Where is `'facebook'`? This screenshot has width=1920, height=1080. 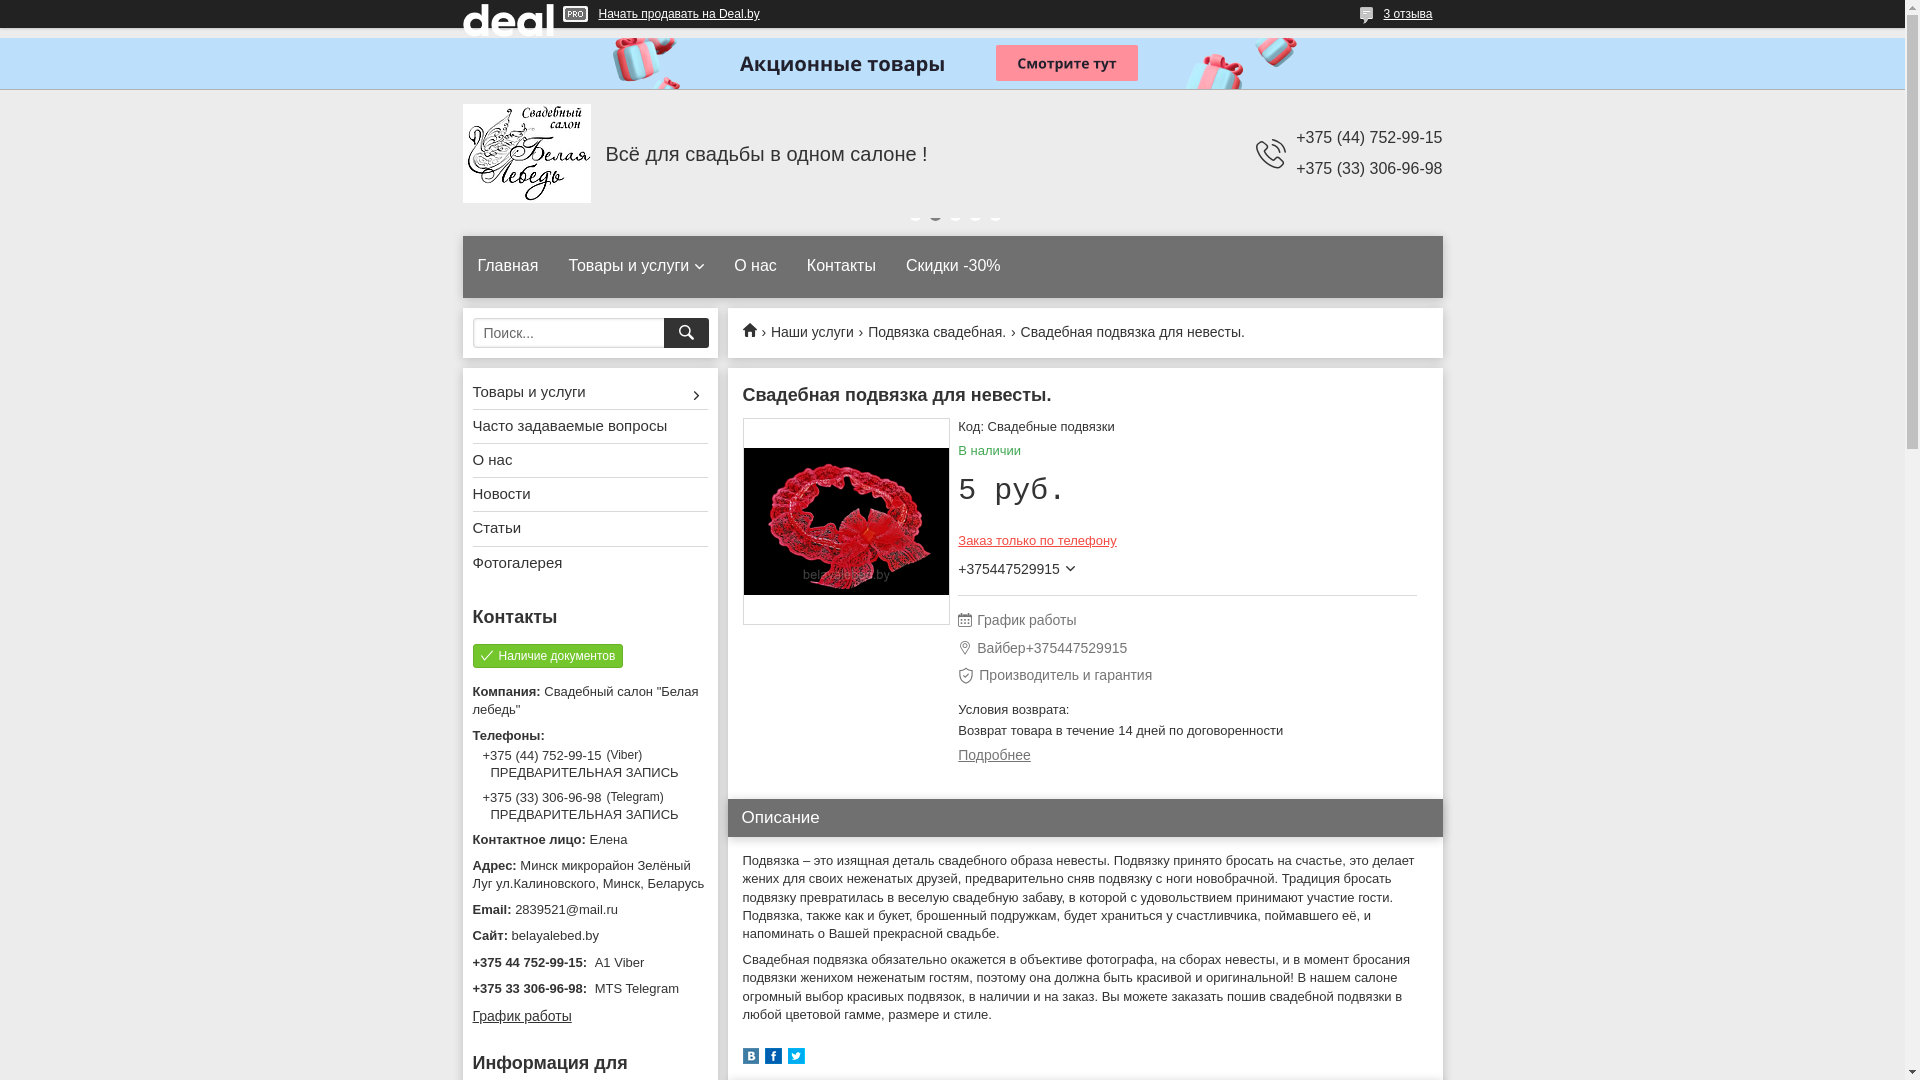
'facebook' is located at coordinates (771, 1058).